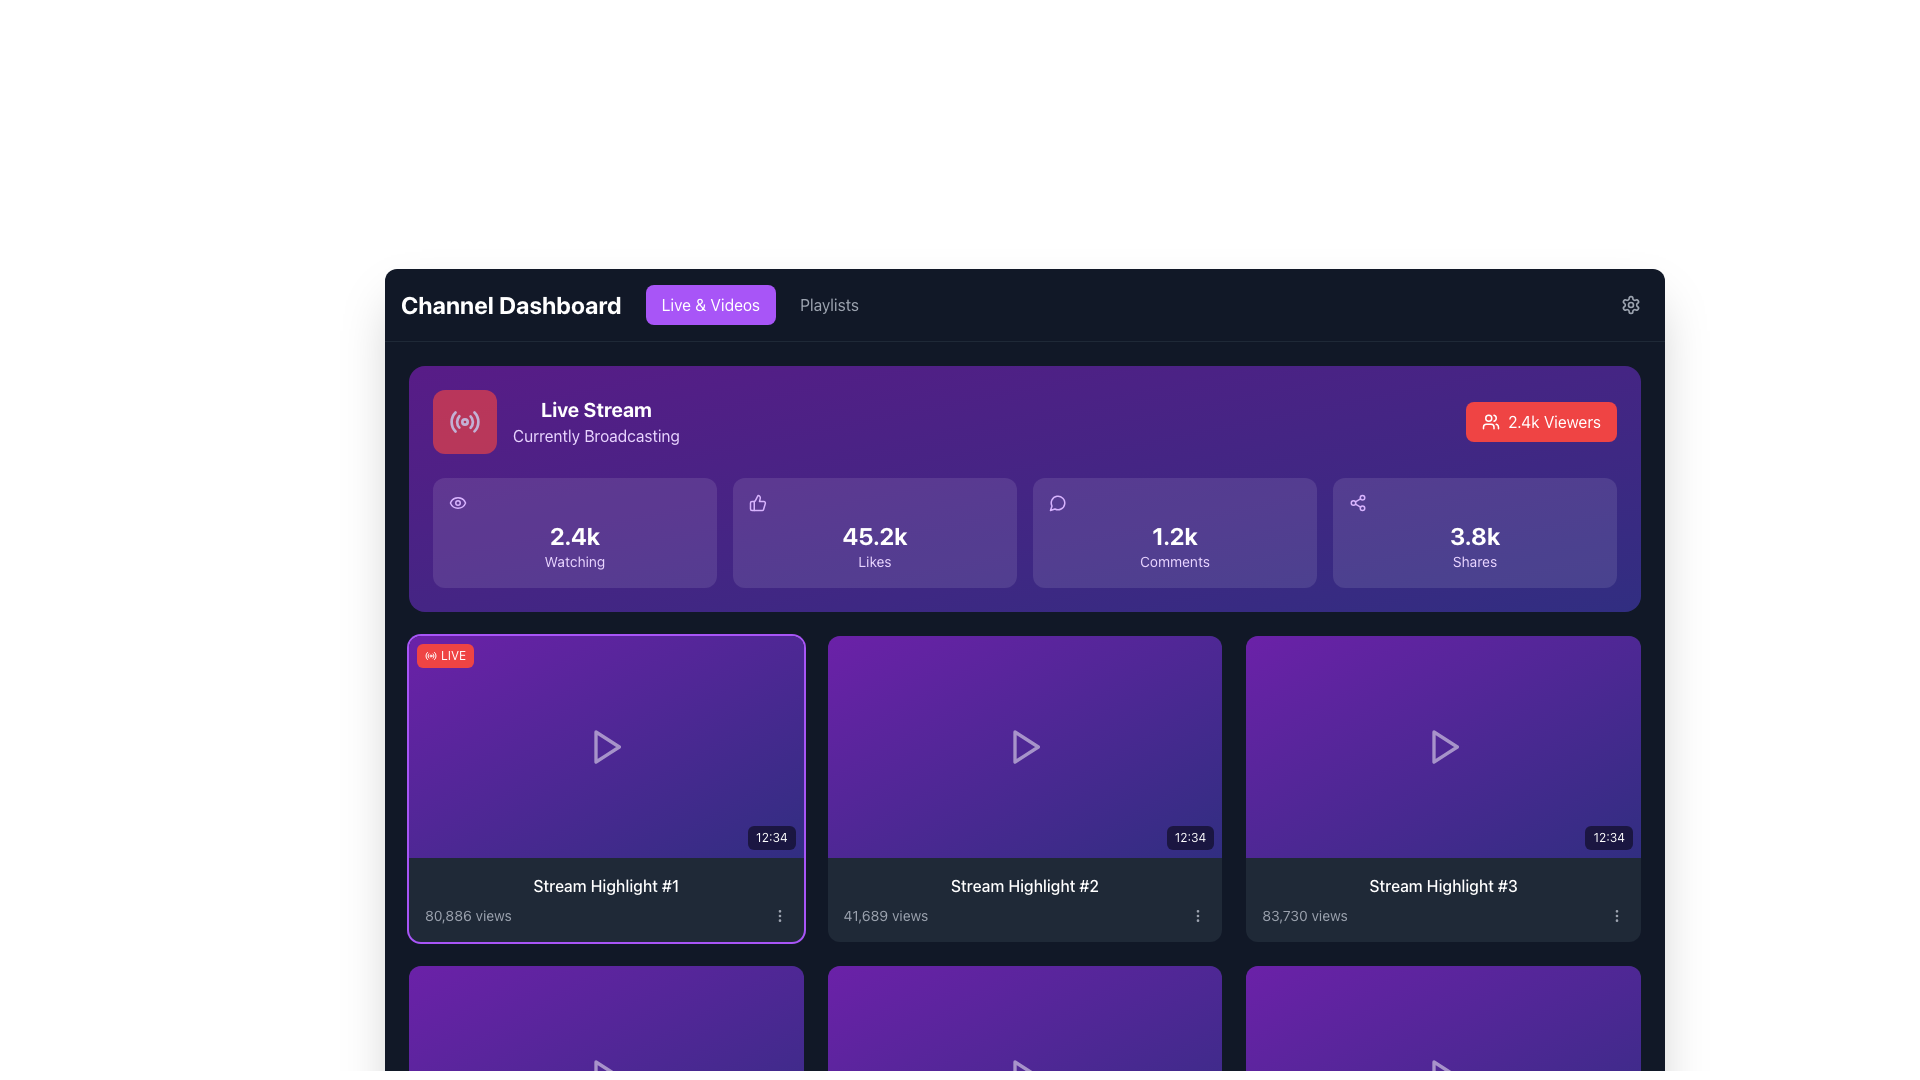  I want to click on the text label displaying '80,886 views' in light gray color located at the bottom of the 'Stream Highlight #1' card, so click(467, 915).